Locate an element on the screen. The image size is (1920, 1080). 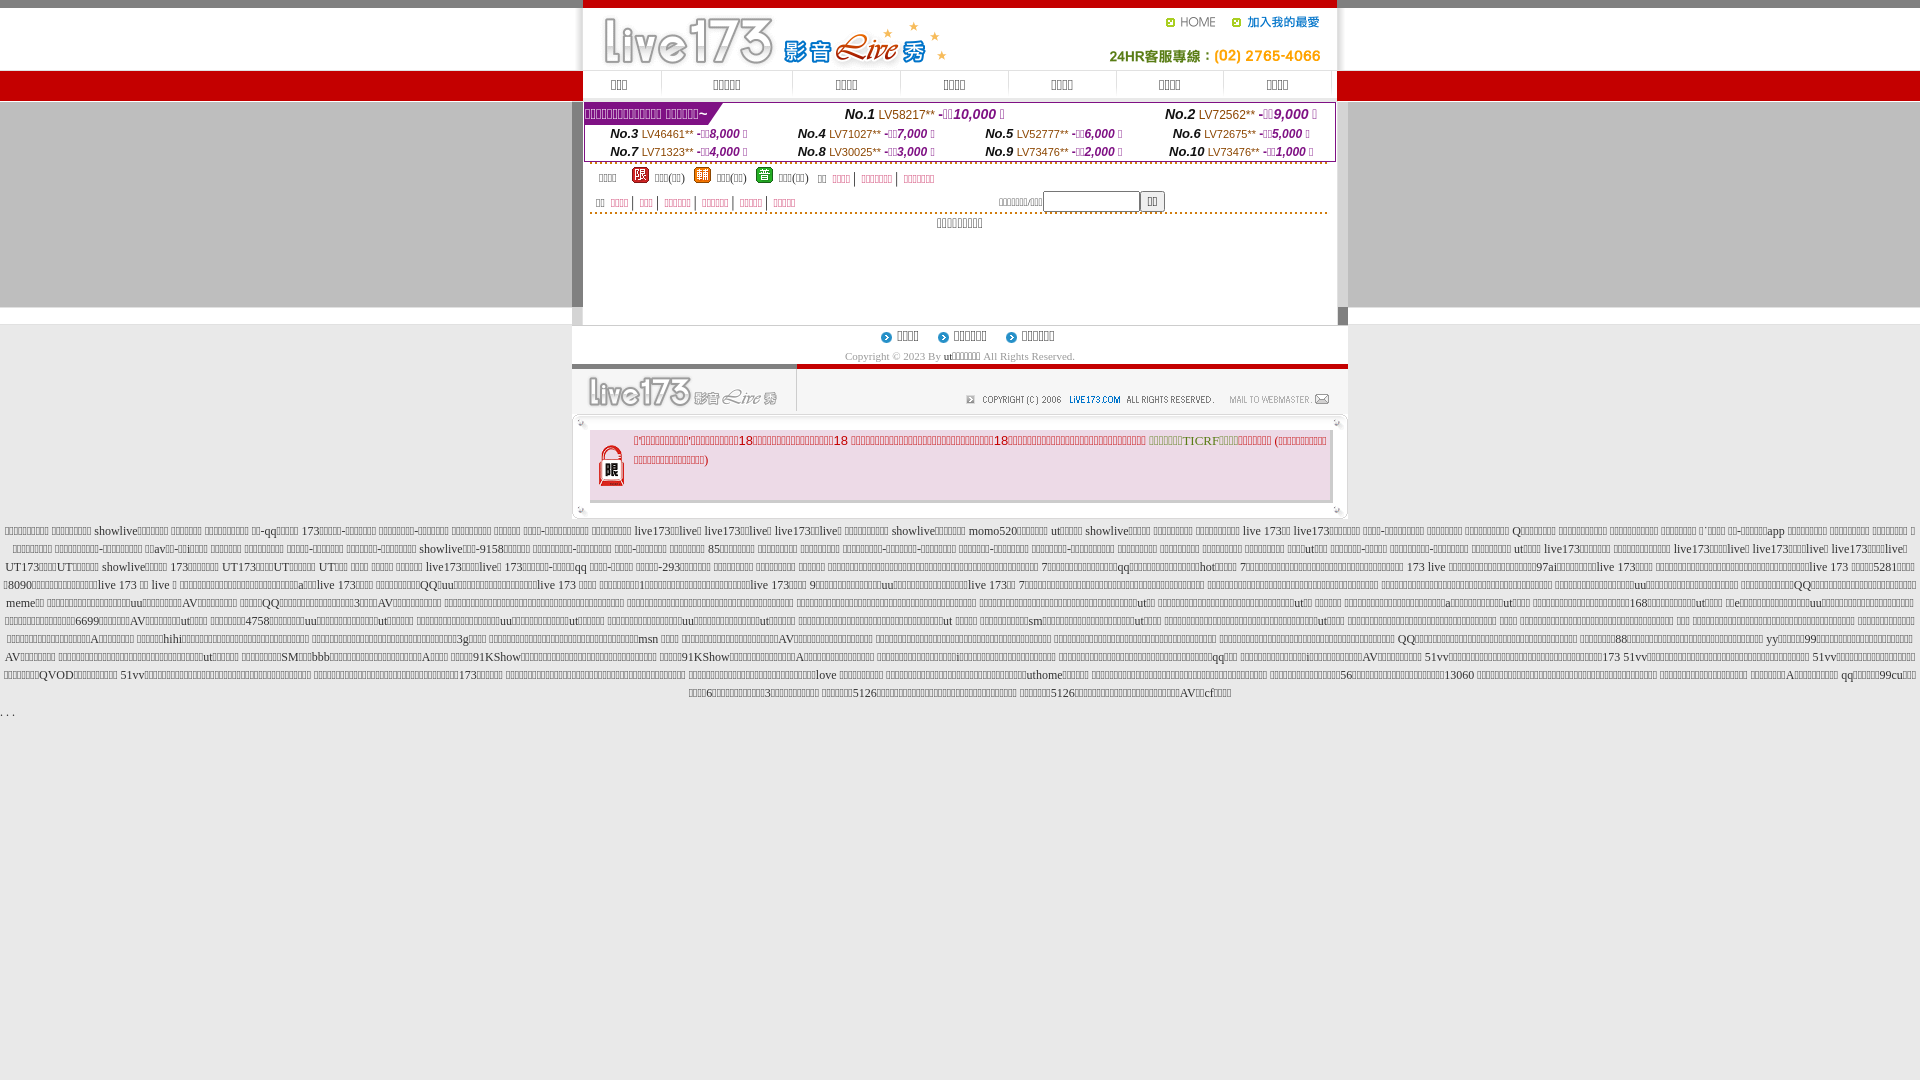
'.' is located at coordinates (12, 711).